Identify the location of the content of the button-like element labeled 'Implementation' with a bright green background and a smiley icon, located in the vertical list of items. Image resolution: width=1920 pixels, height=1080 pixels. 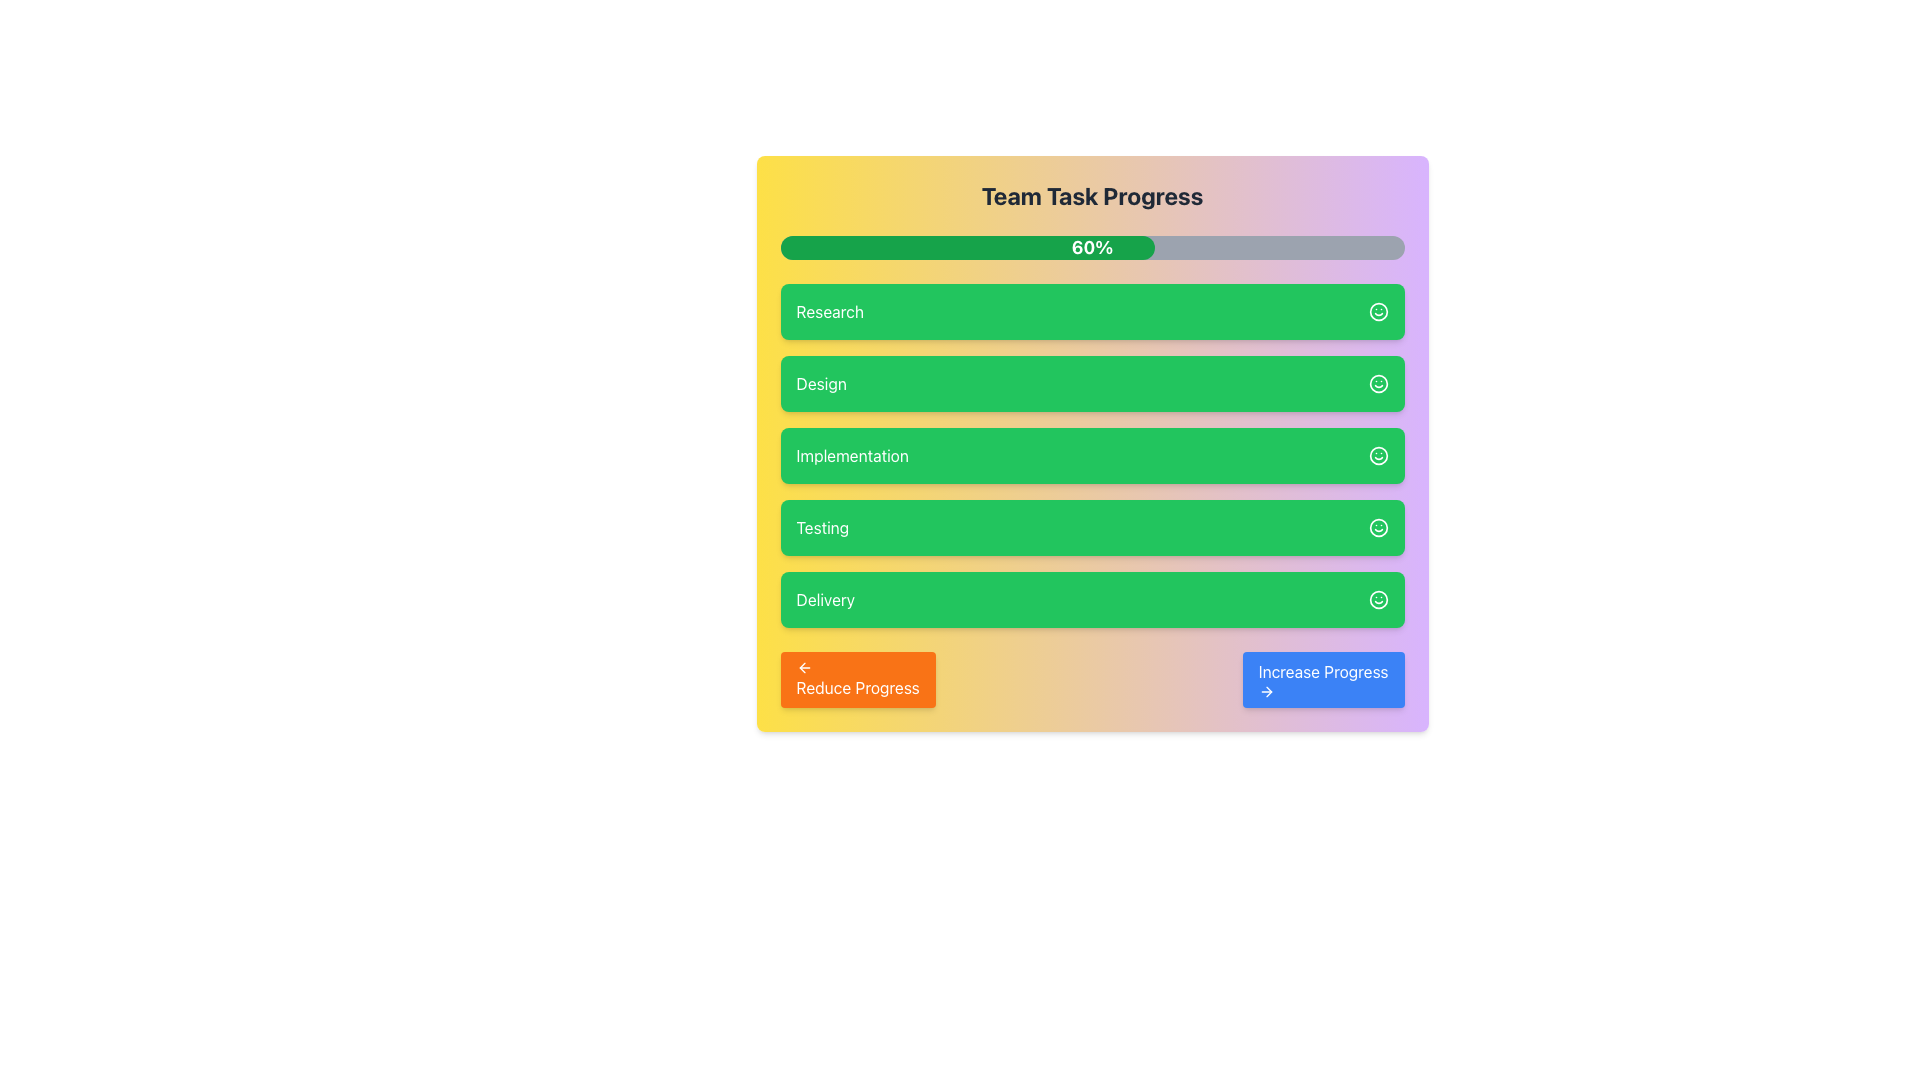
(1091, 455).